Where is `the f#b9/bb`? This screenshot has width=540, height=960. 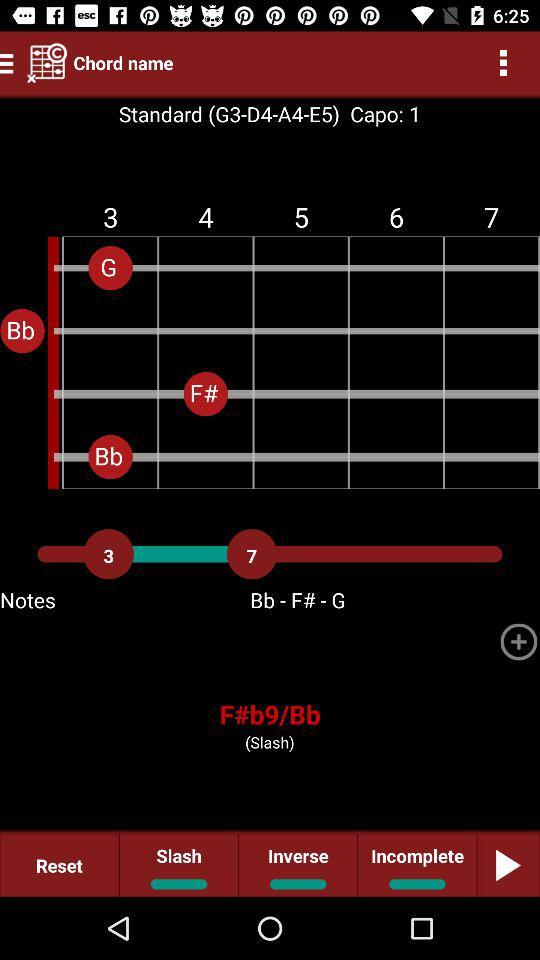 the f#b9/bb is located at coordinates (270, 714).